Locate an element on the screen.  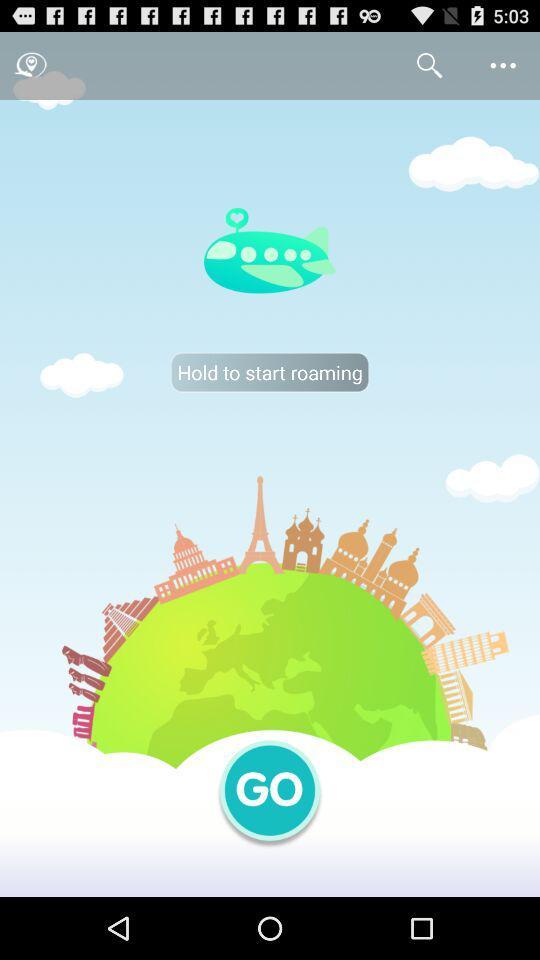
the second cloud image on the right is located at coordinates (492, 478).